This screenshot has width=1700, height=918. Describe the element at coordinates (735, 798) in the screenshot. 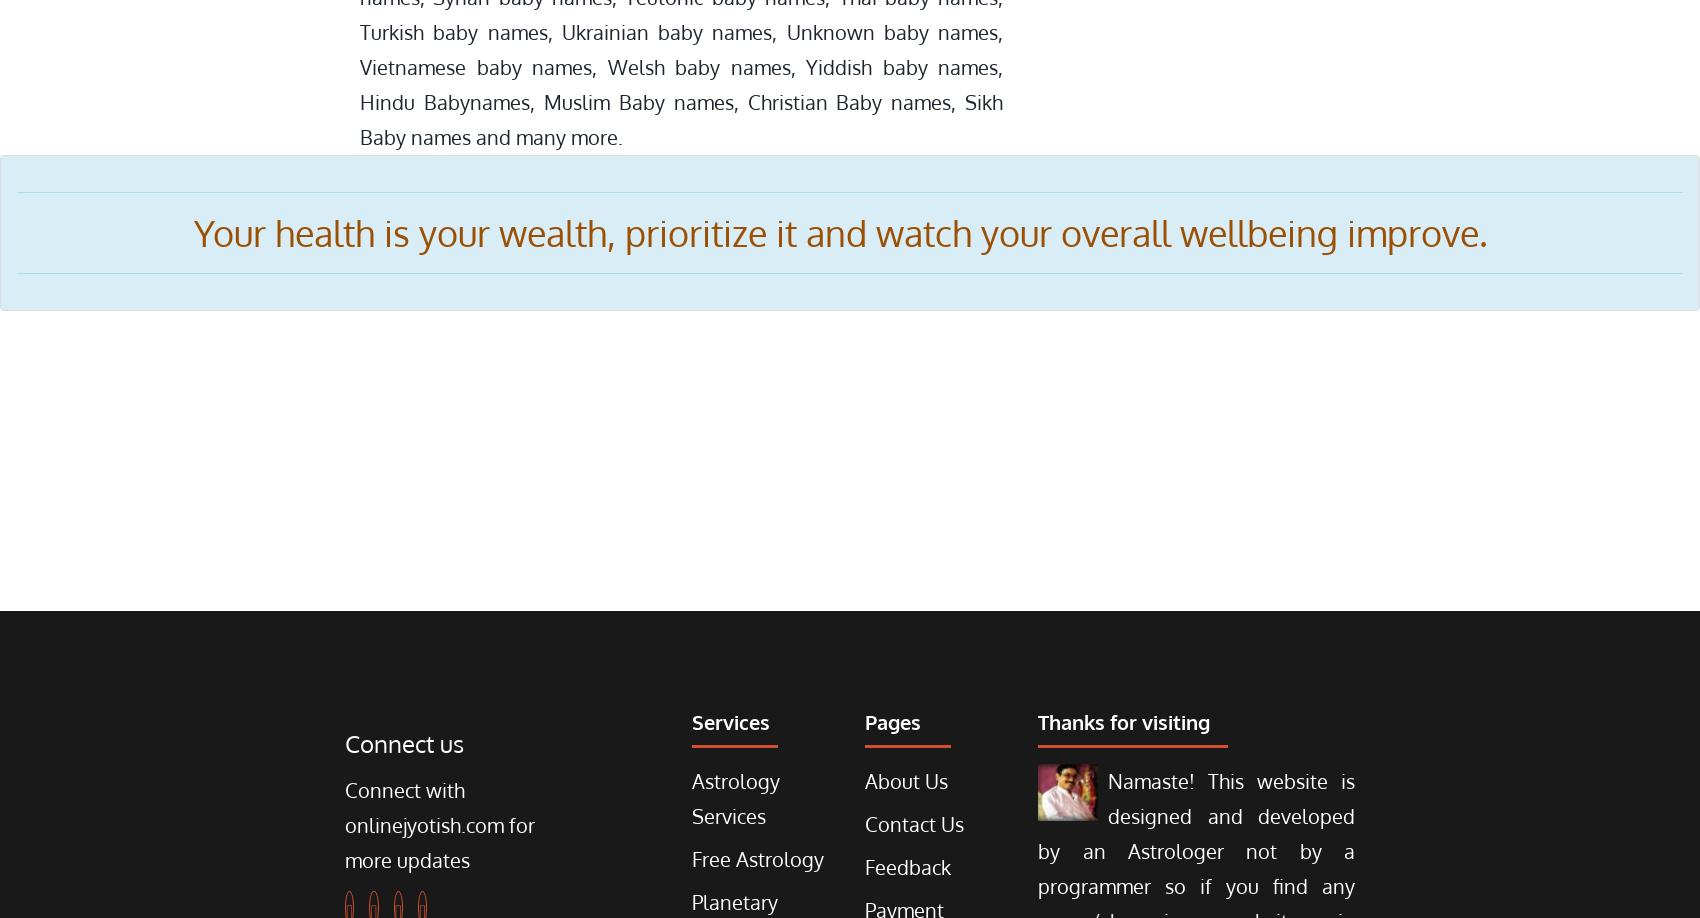

I see `'Astrology Services'` at that location.